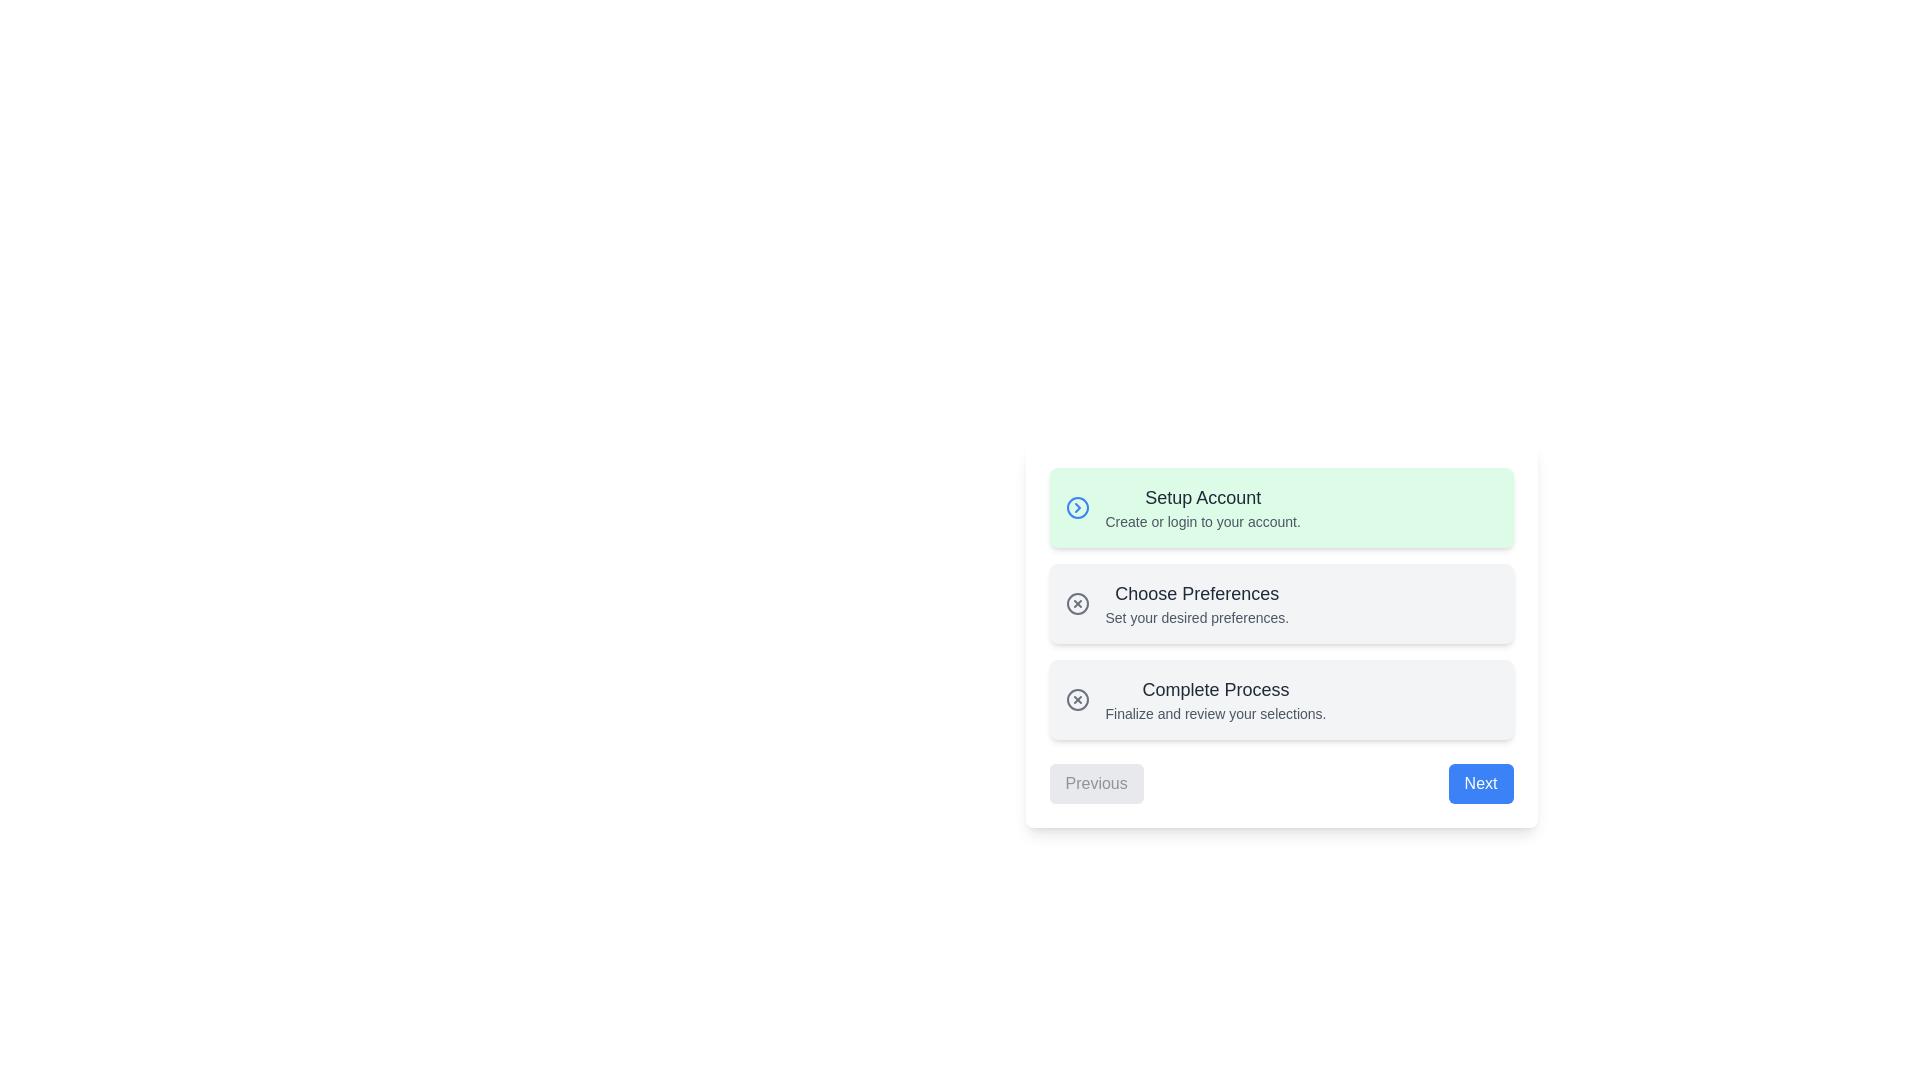  I want to click on the static text displaying 'Finalize and review your selections.' which is styled in small gray font and located below the 'Complete Process' header, so click(1214, 712).